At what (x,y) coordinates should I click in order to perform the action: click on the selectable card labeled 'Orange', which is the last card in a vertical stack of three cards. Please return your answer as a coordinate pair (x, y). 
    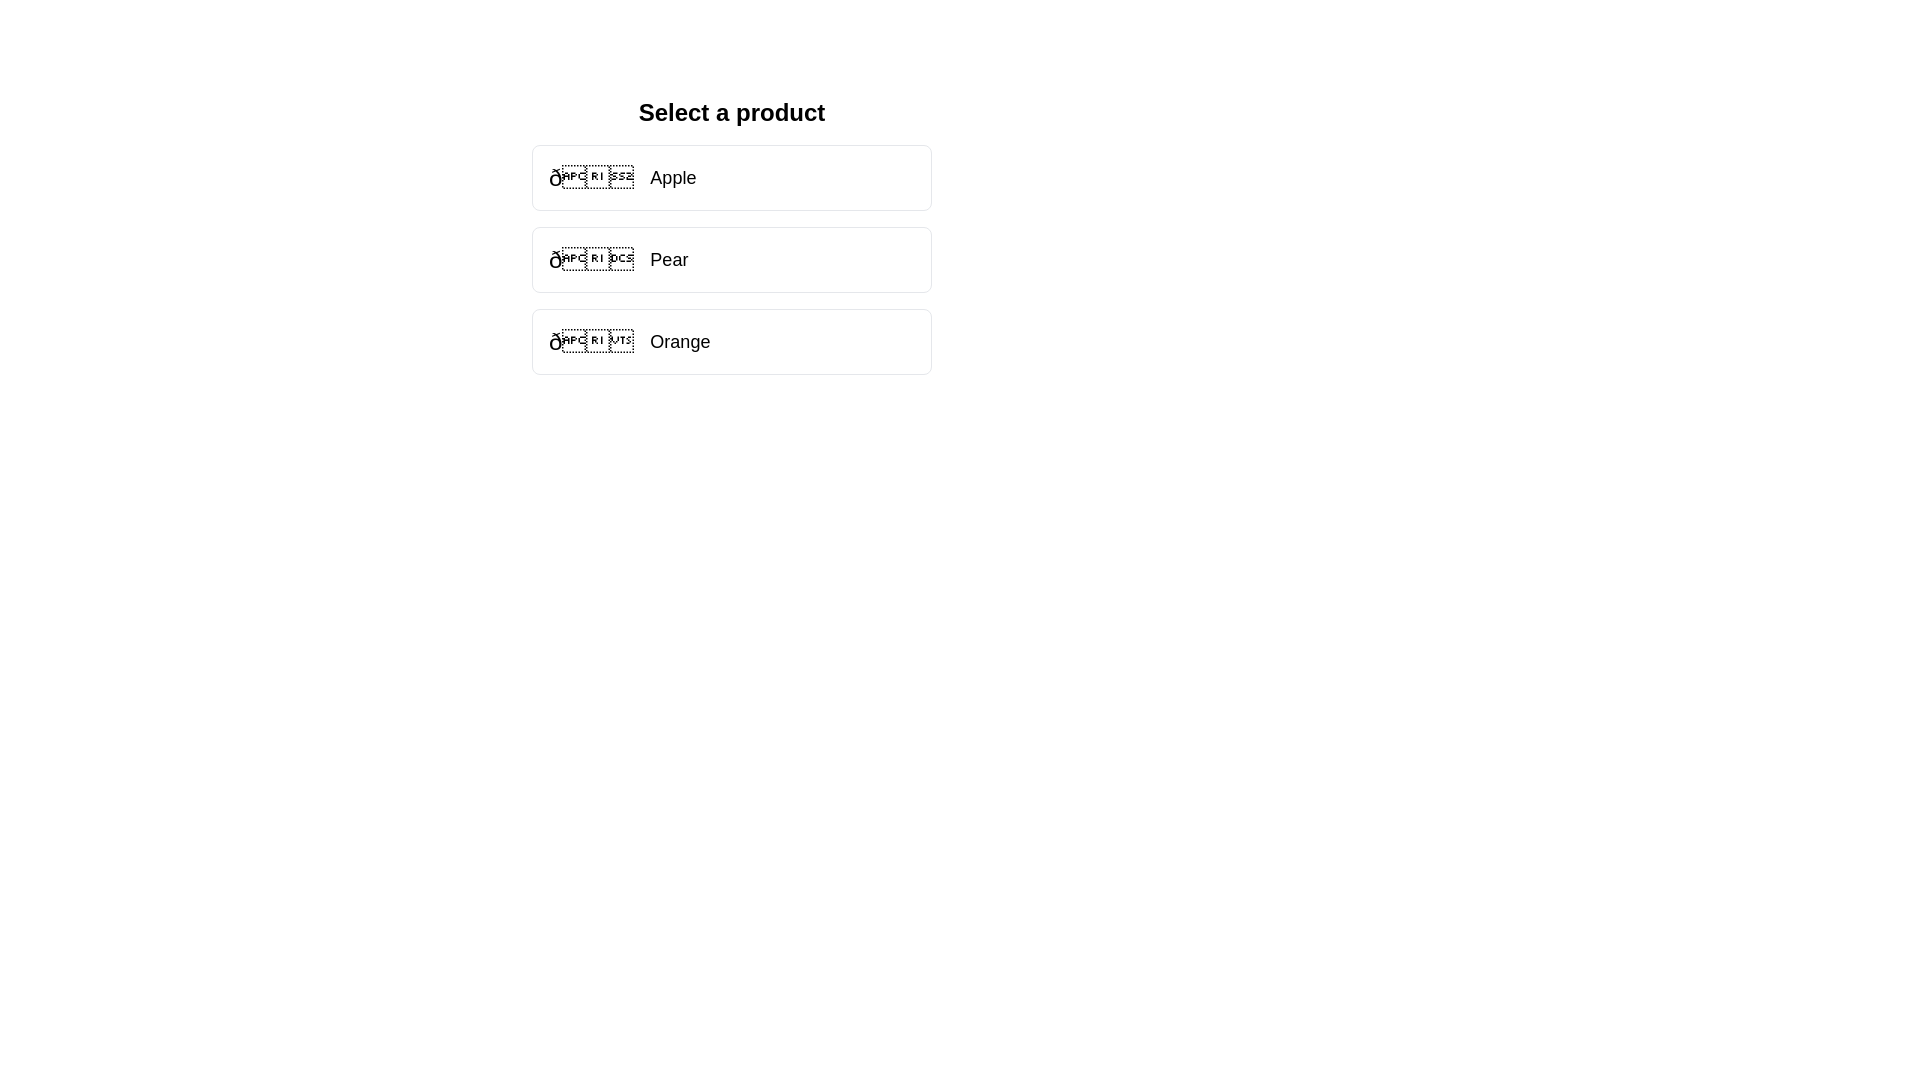
    Looking at the image, I should click on (730, 341).